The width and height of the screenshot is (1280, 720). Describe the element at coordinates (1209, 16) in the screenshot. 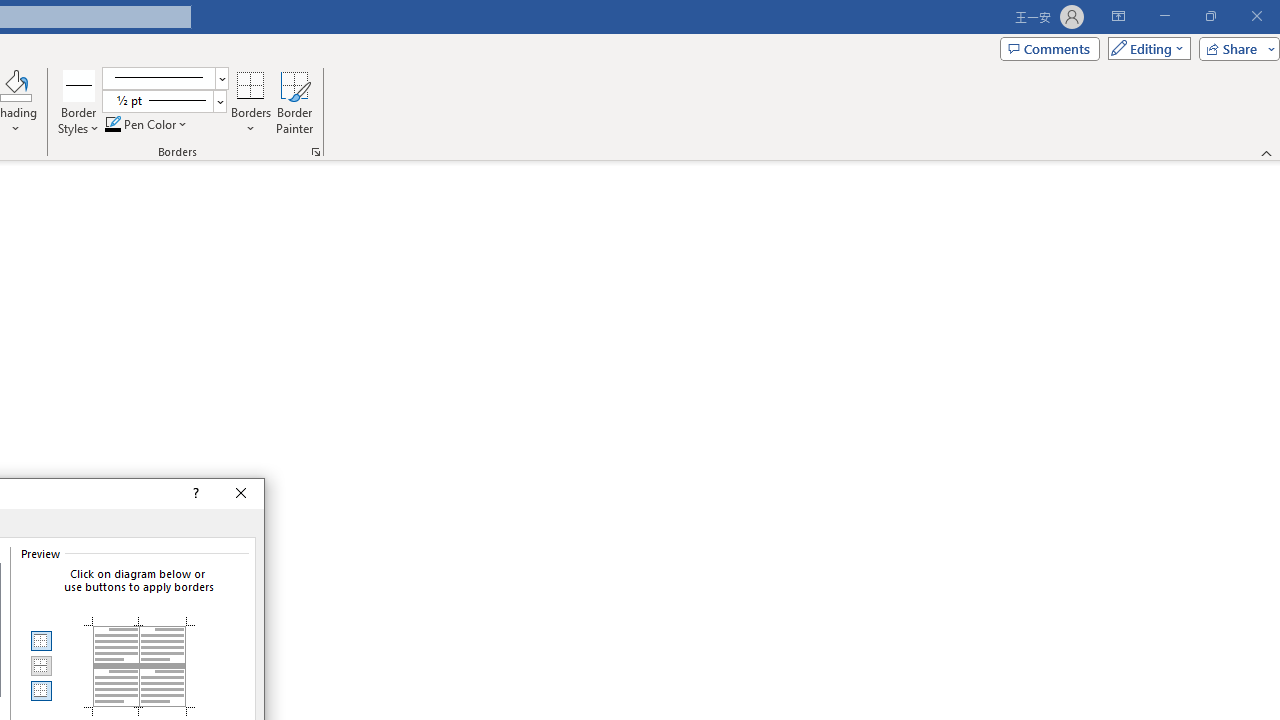

I see `'Restore Down'` at that location.